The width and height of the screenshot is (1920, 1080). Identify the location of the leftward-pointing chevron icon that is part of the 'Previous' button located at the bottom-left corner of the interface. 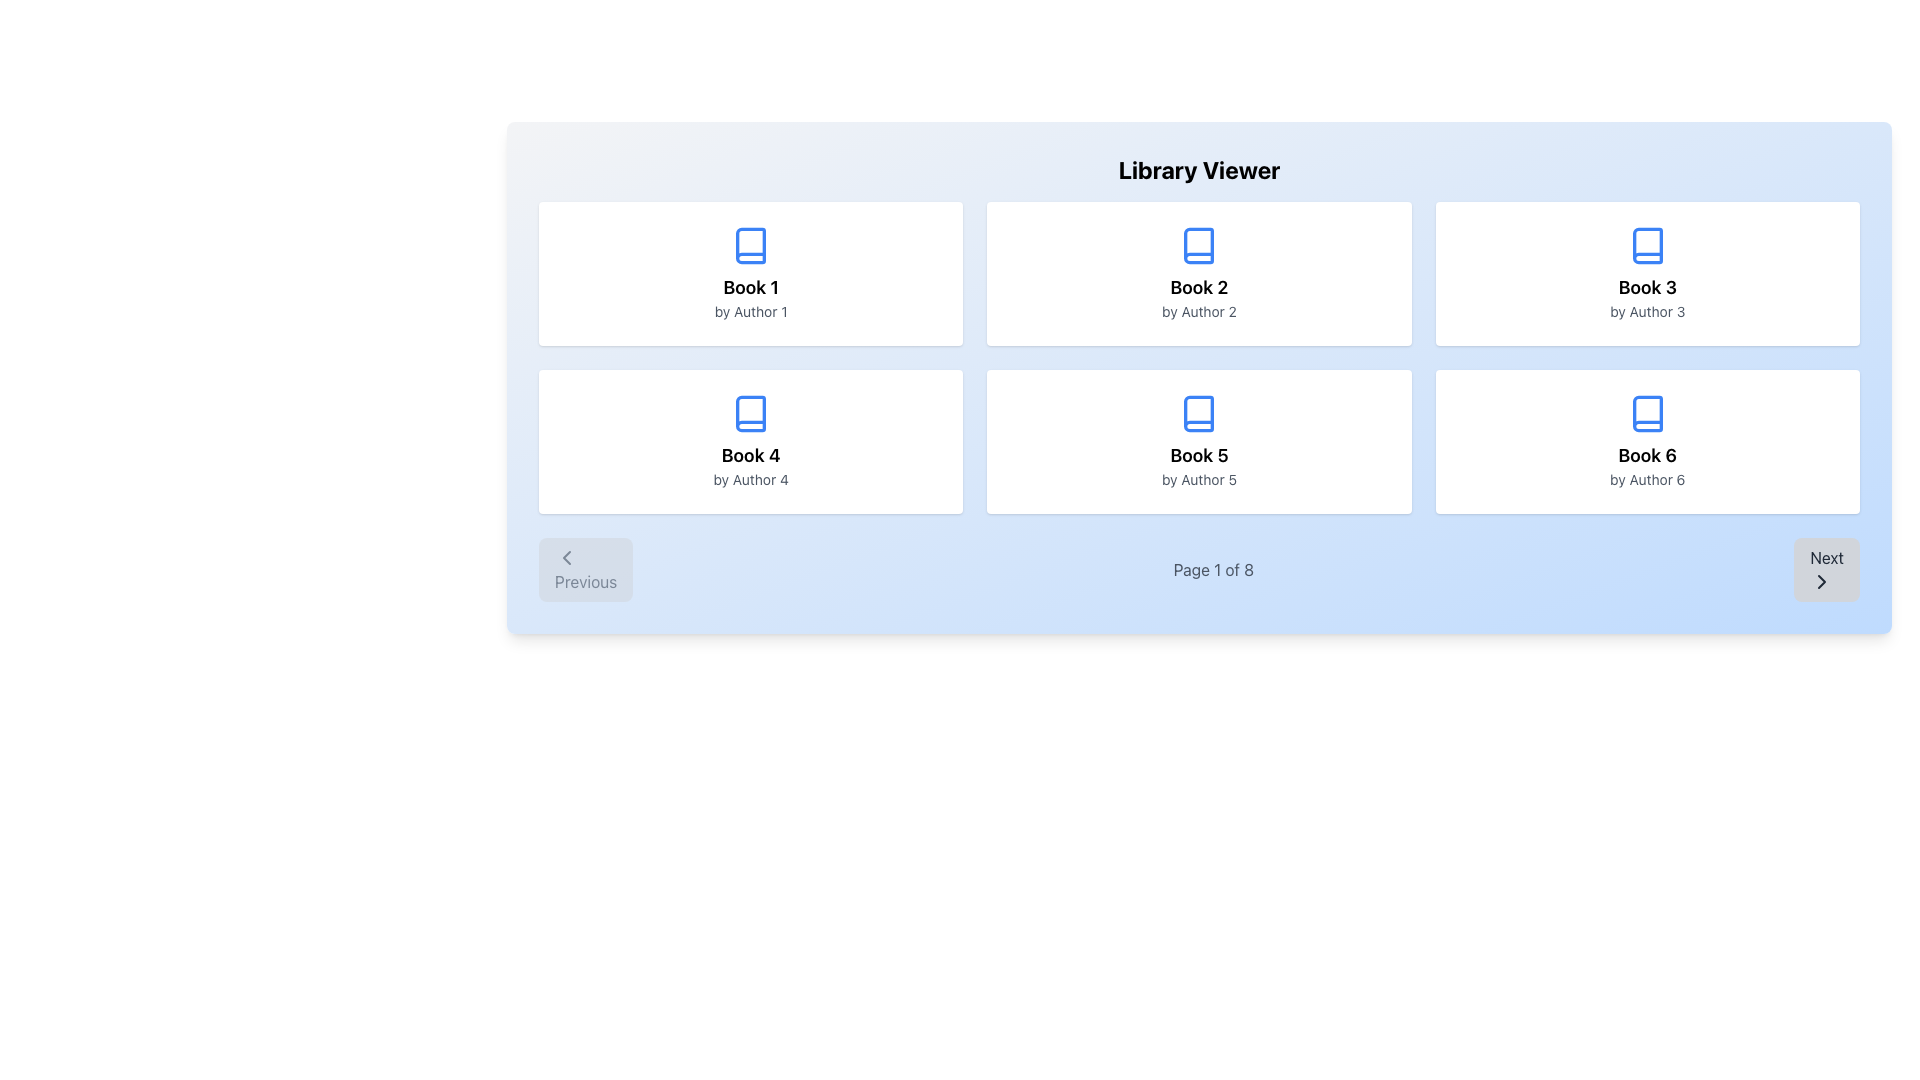
(565, 558).